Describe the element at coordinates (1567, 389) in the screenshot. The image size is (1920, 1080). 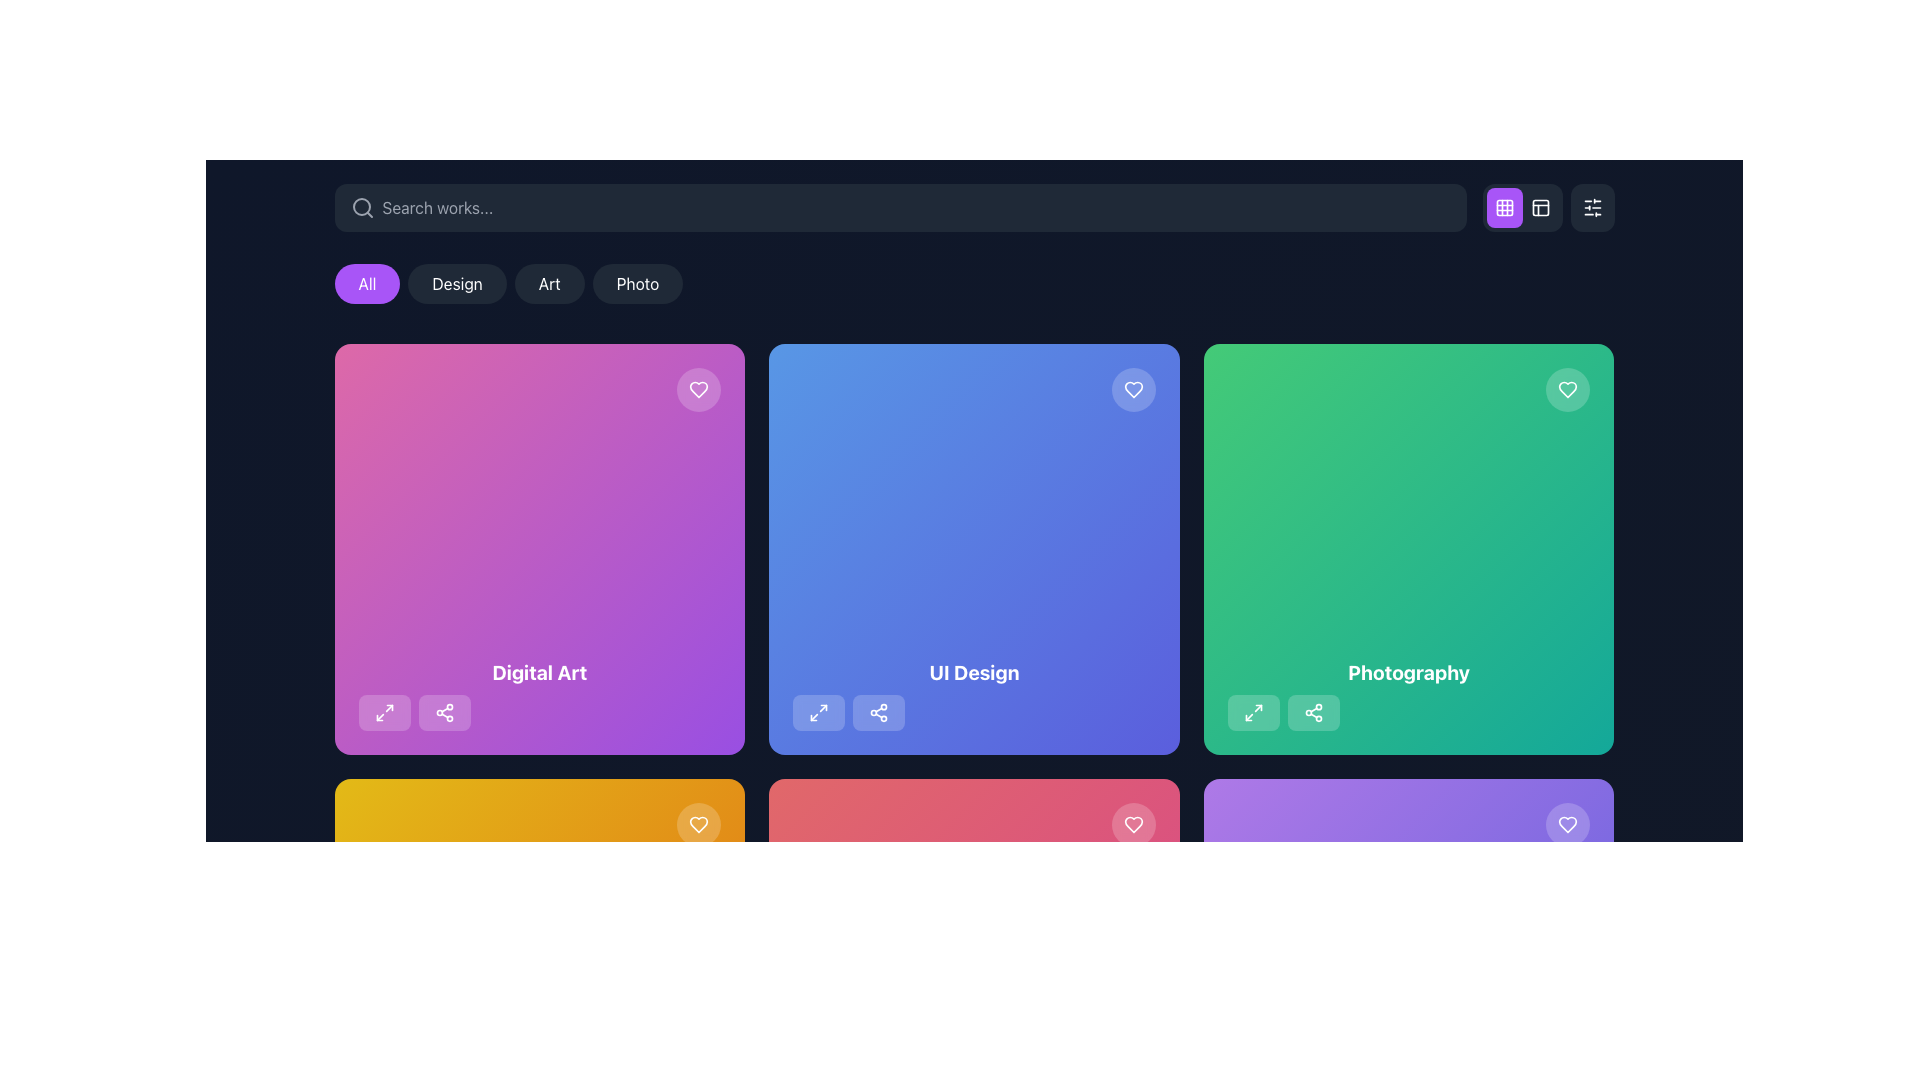
I see `the heart-shaped icon with a hollow center located in the upper-right corner of the green 'Photography' card` at that location.